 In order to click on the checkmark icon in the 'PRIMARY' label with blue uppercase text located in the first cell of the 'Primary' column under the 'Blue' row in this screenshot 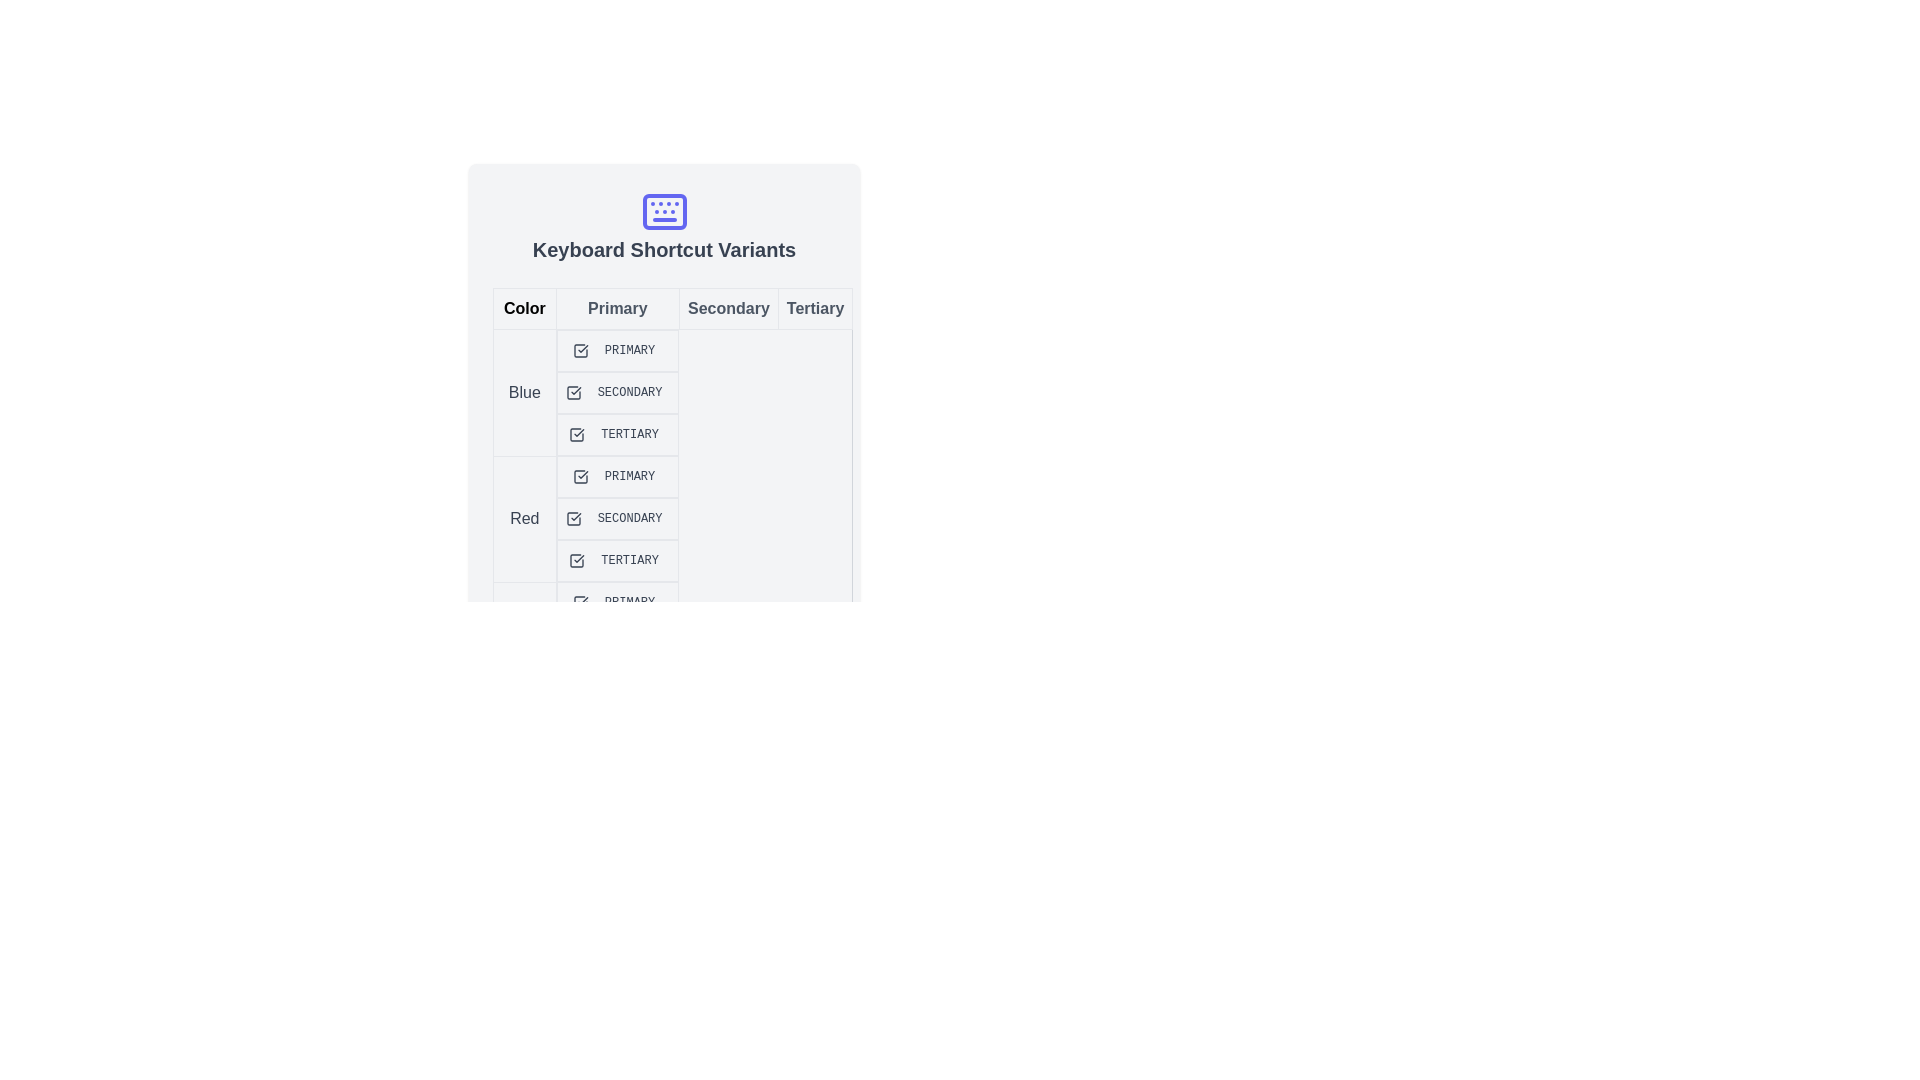, I will do `click(617, 350)`.